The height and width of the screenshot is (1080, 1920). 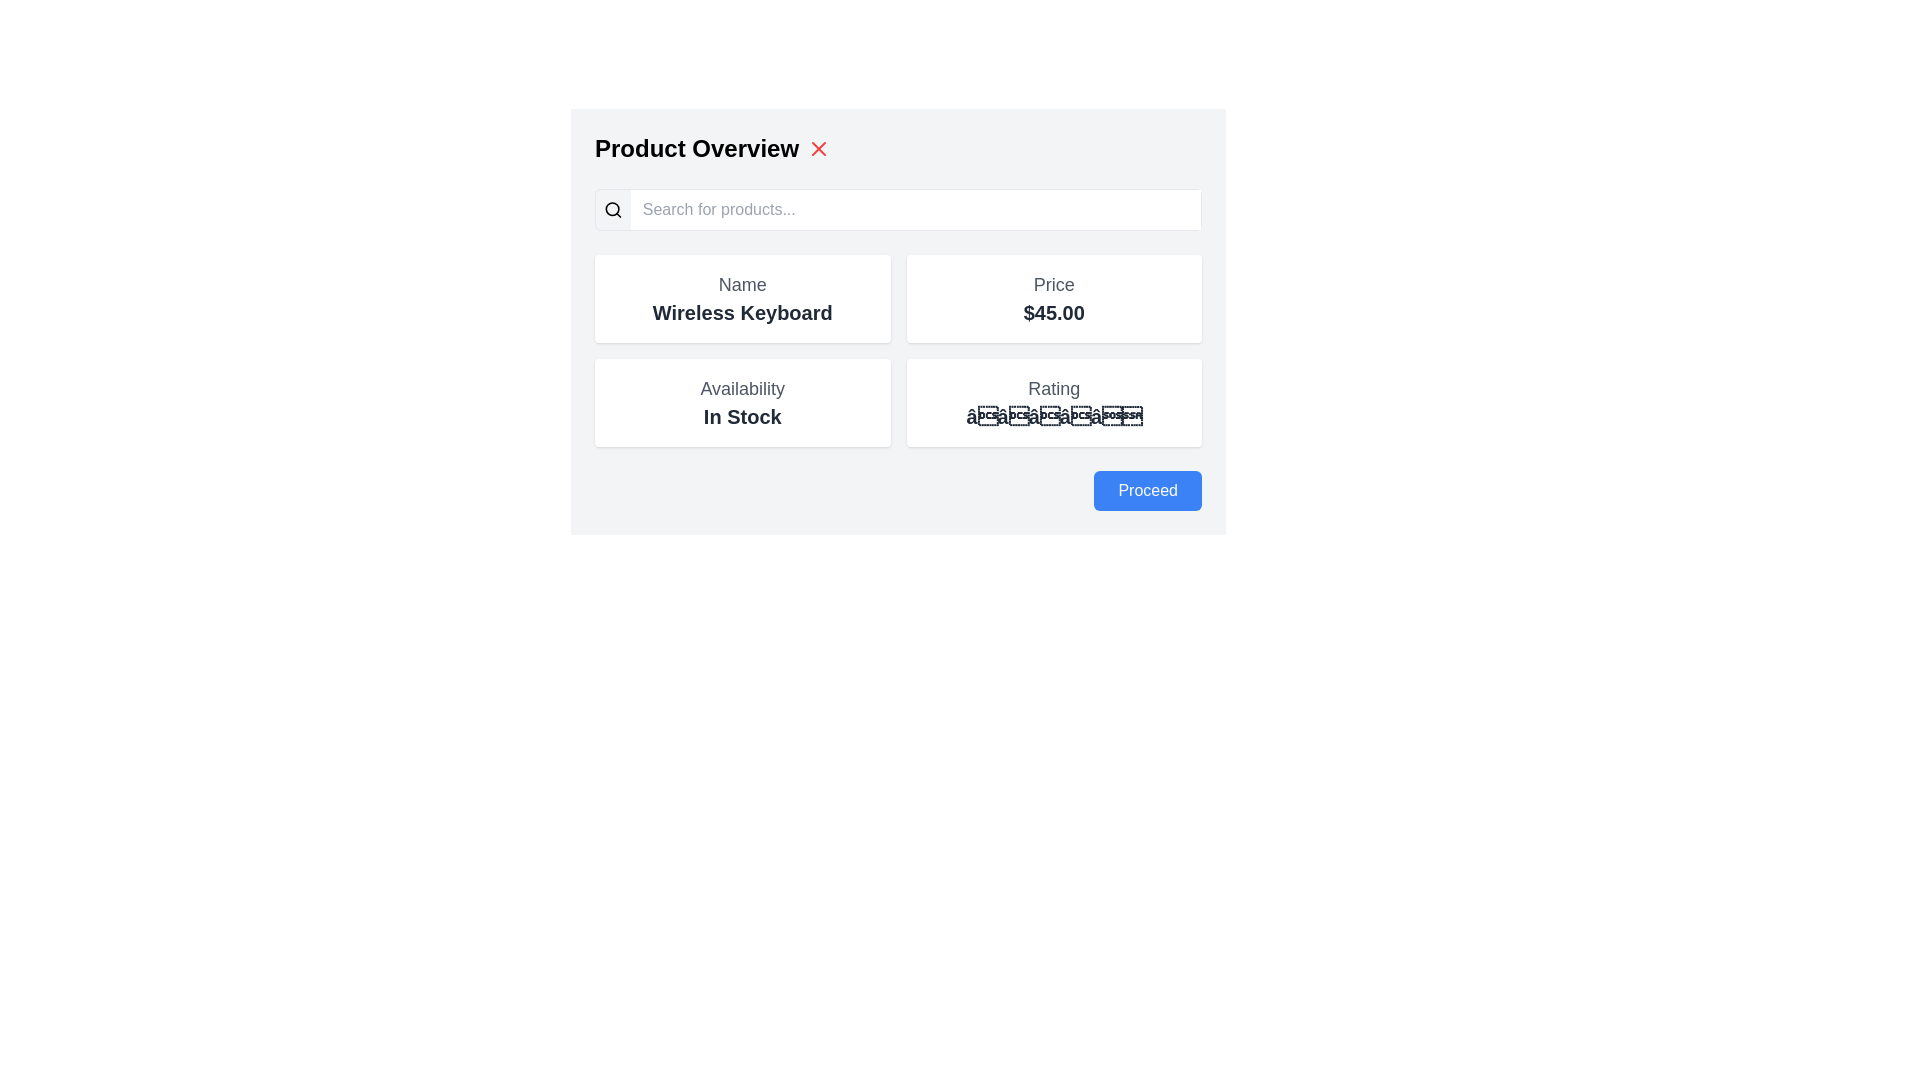 What do you see at coordinates (611, 209) in the screenshot?
I see `the circular graphic within the search icon located at the top-left side of the interface layout` at bounding box center [611, 209].